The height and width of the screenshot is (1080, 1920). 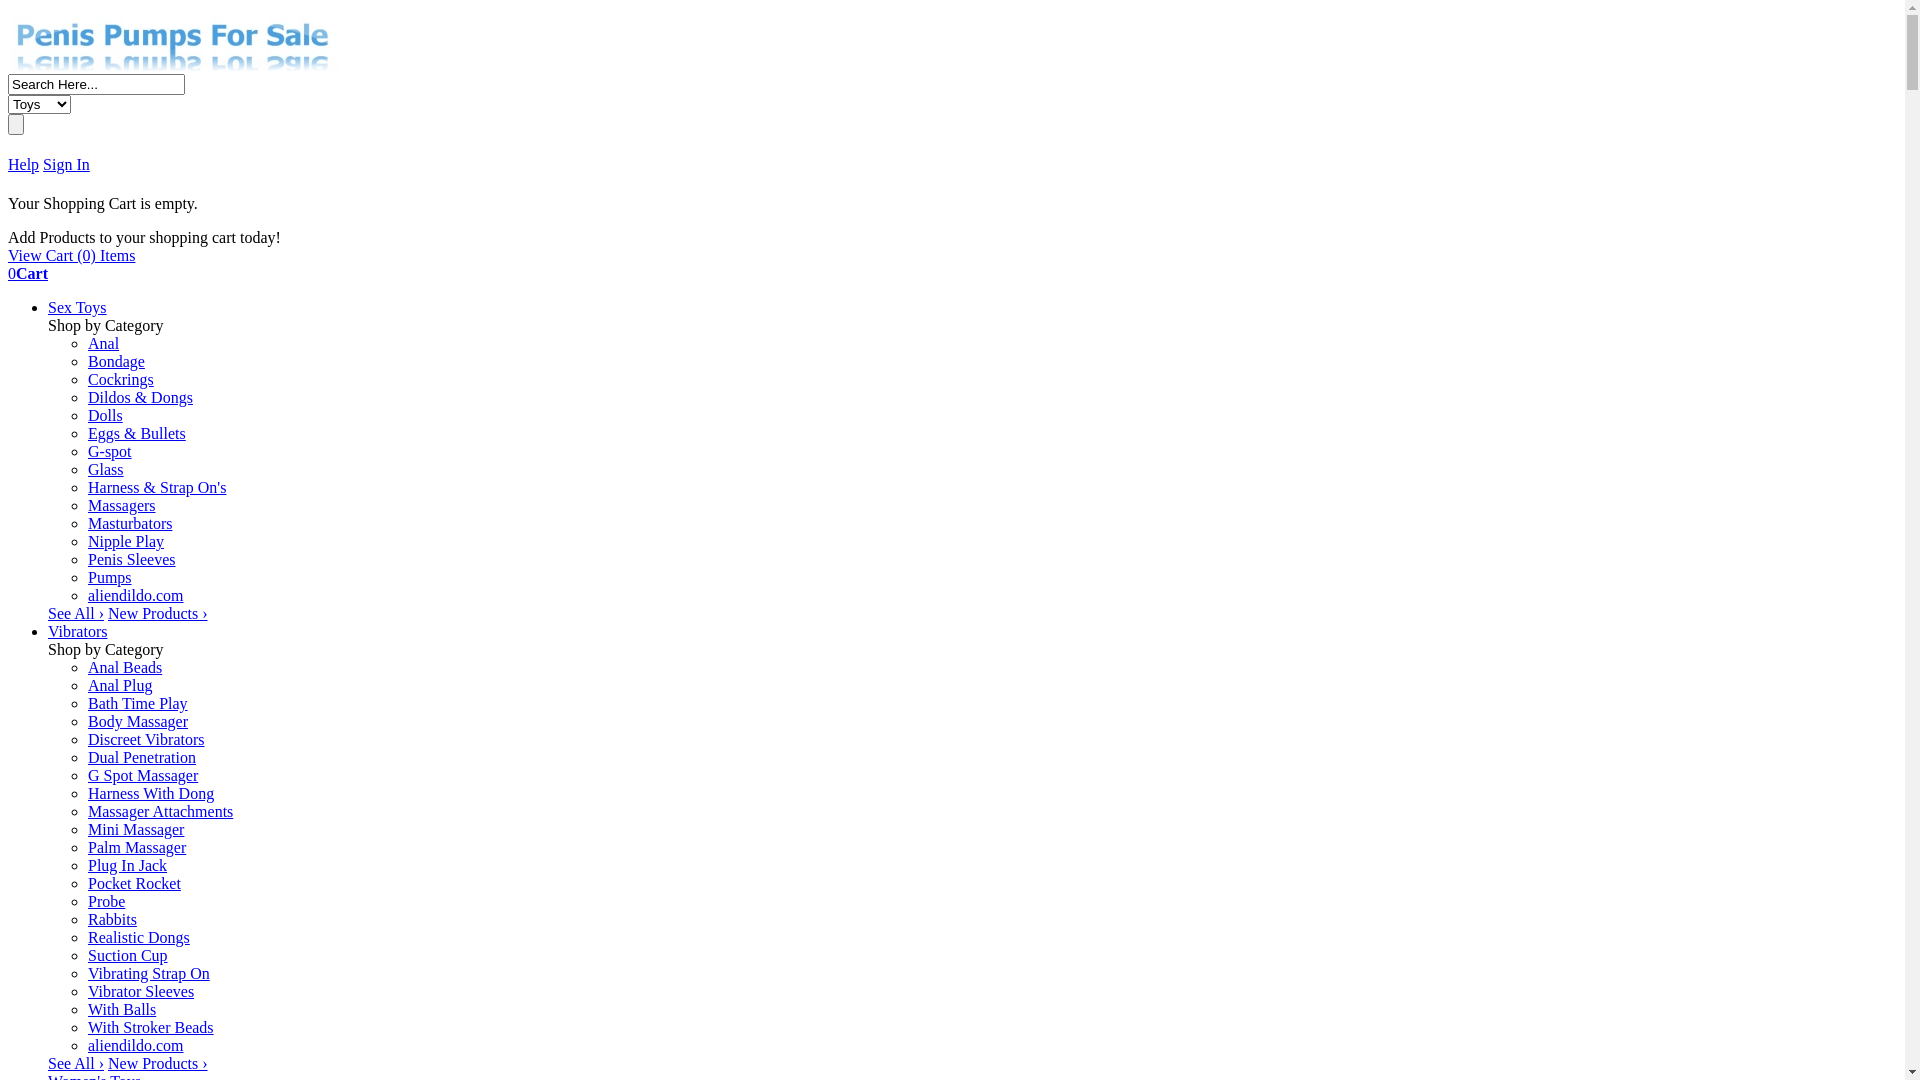 I want to click on 'Vibrator Sleeves', so click(x=86, y=991).